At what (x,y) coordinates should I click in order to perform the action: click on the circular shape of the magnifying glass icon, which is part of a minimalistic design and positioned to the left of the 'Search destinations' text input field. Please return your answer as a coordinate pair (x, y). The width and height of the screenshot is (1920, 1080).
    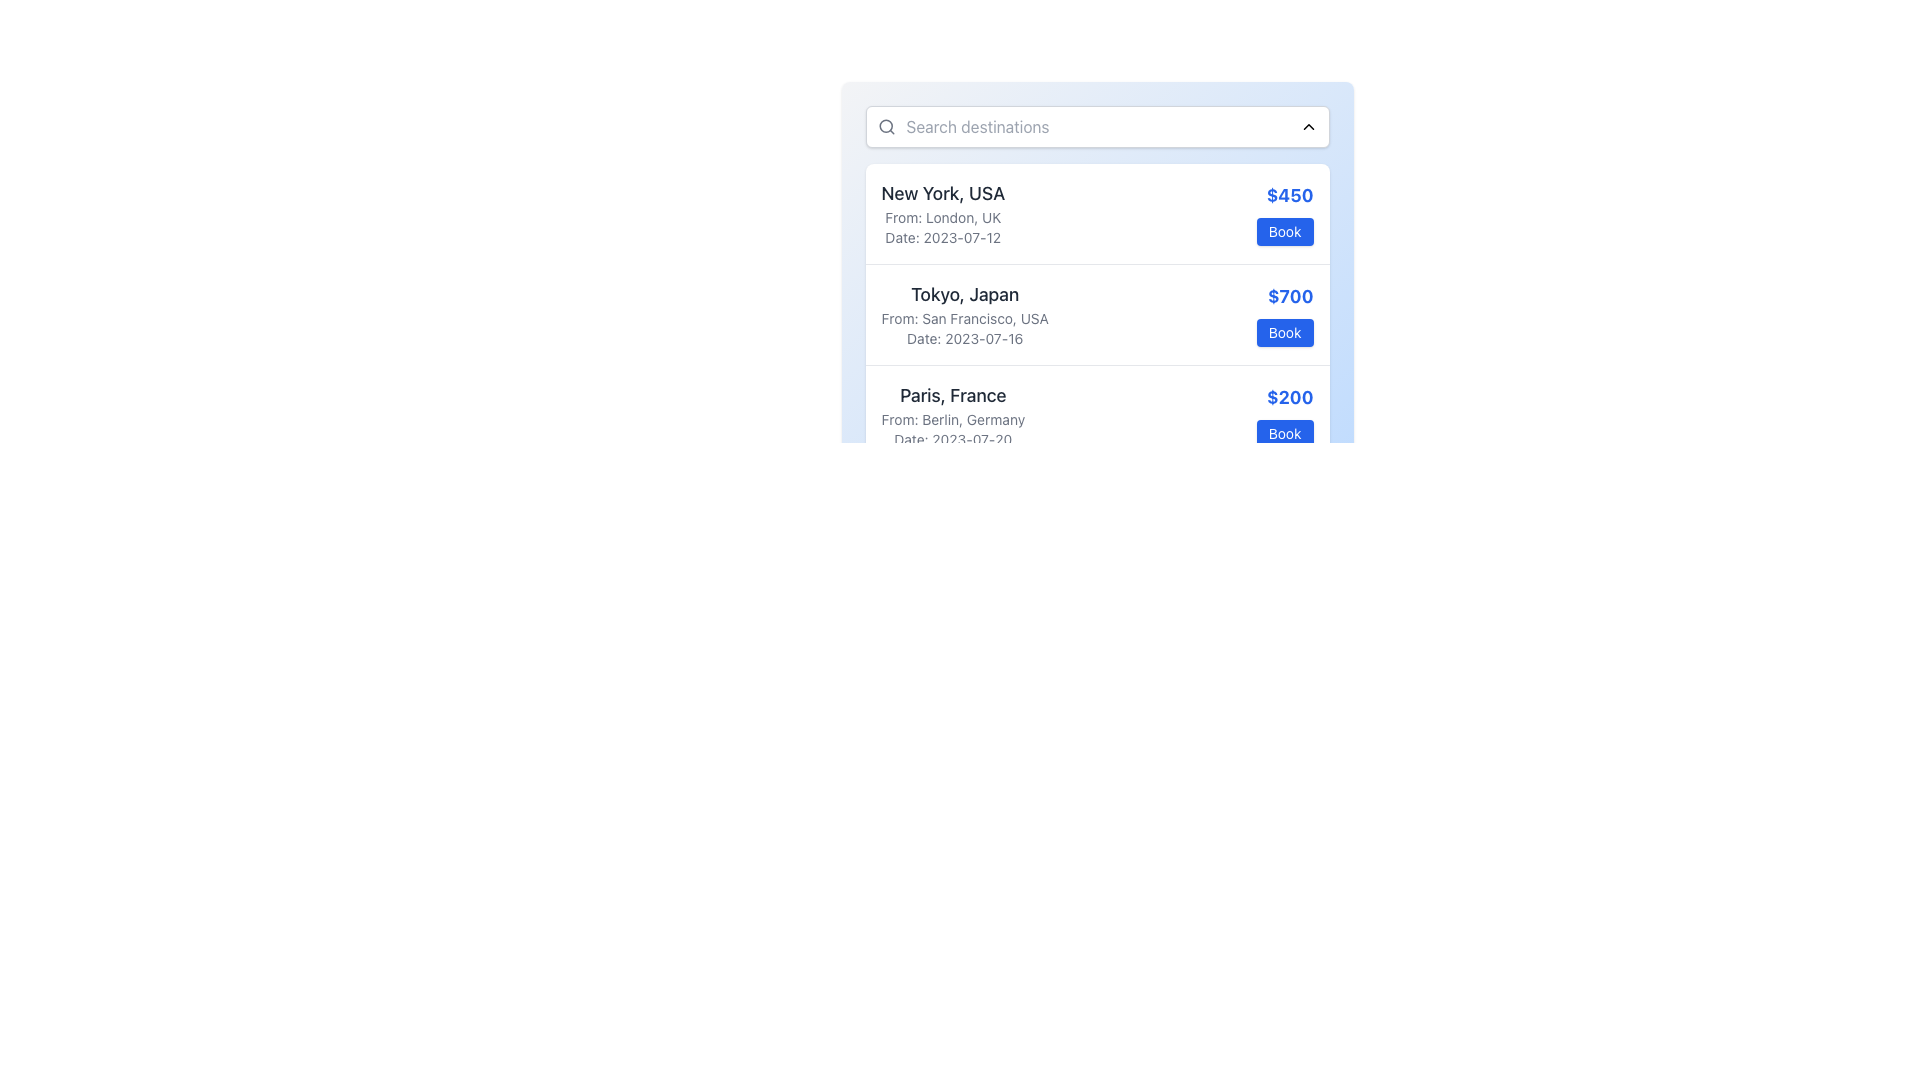
    Looking at the image, I should click on (884, 126).